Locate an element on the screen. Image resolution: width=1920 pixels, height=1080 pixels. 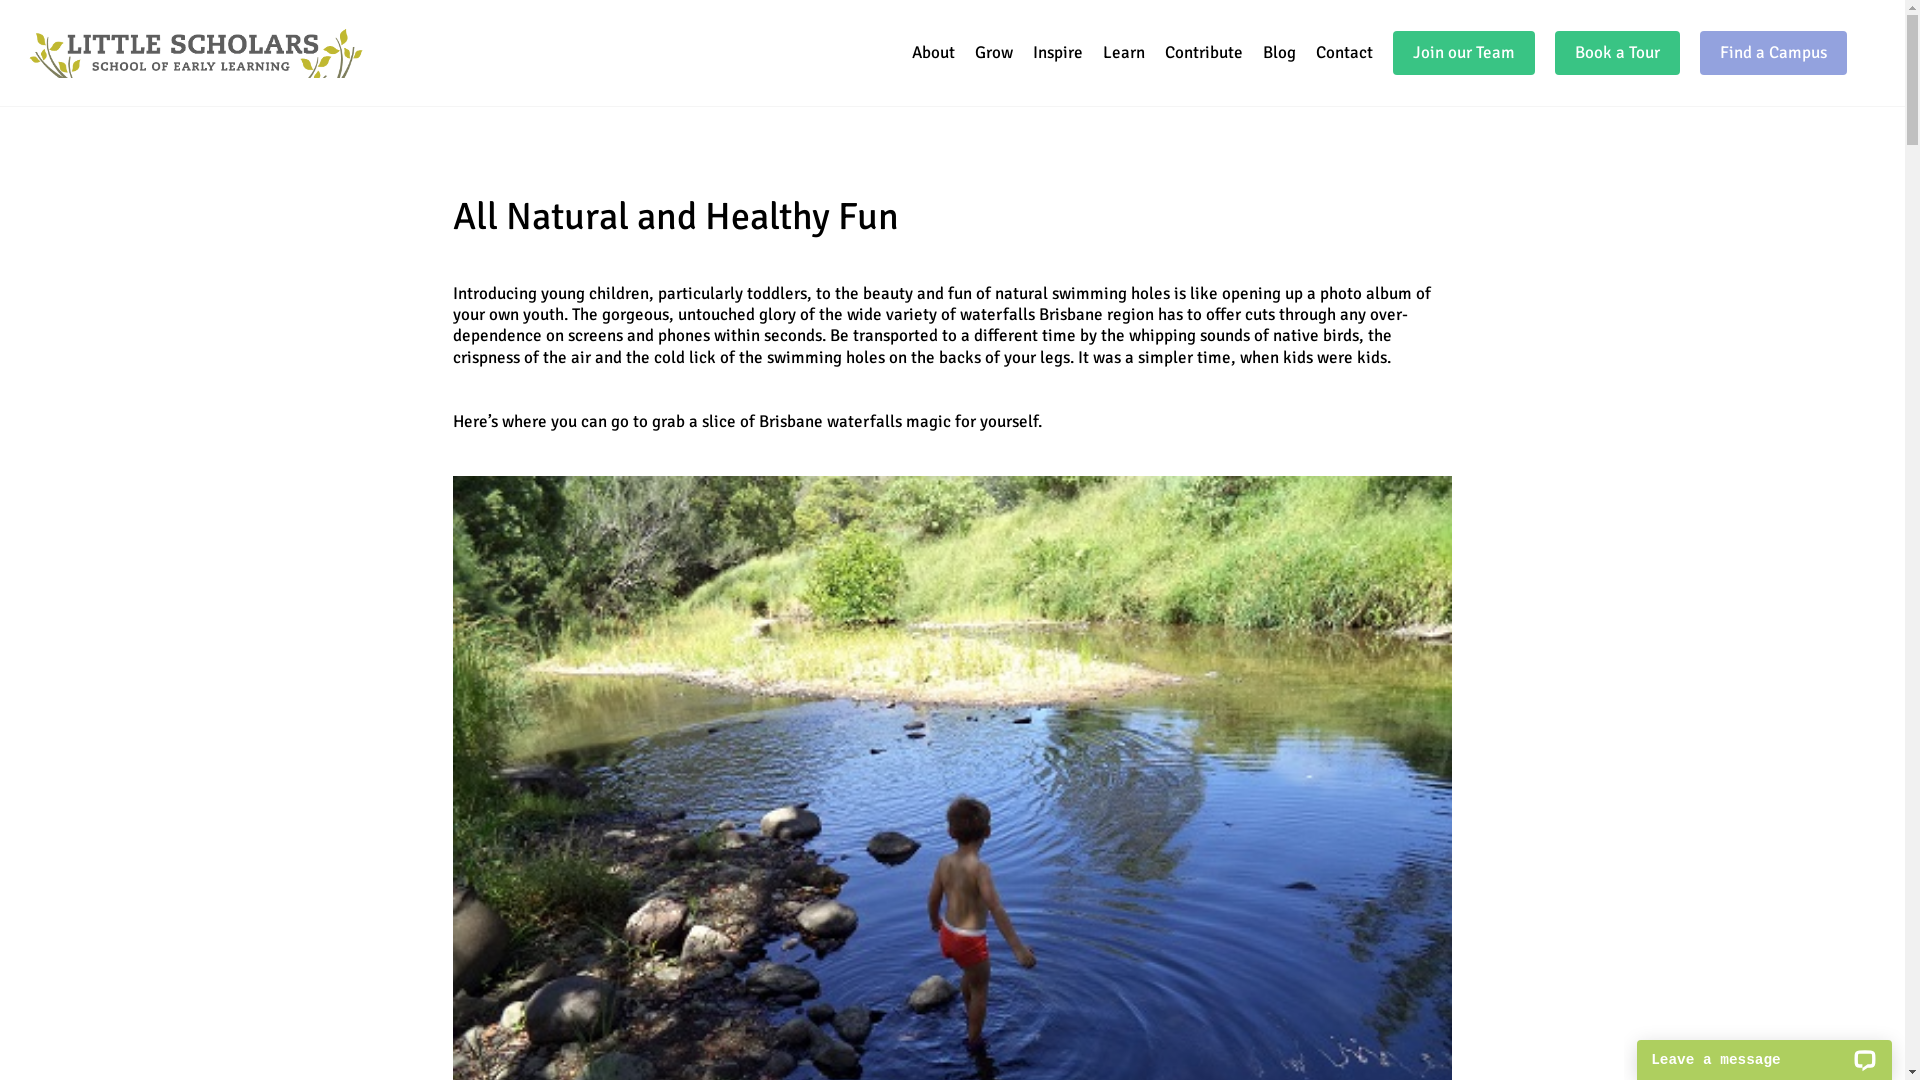
'Inspire' is located at coordinates (1056, 52).